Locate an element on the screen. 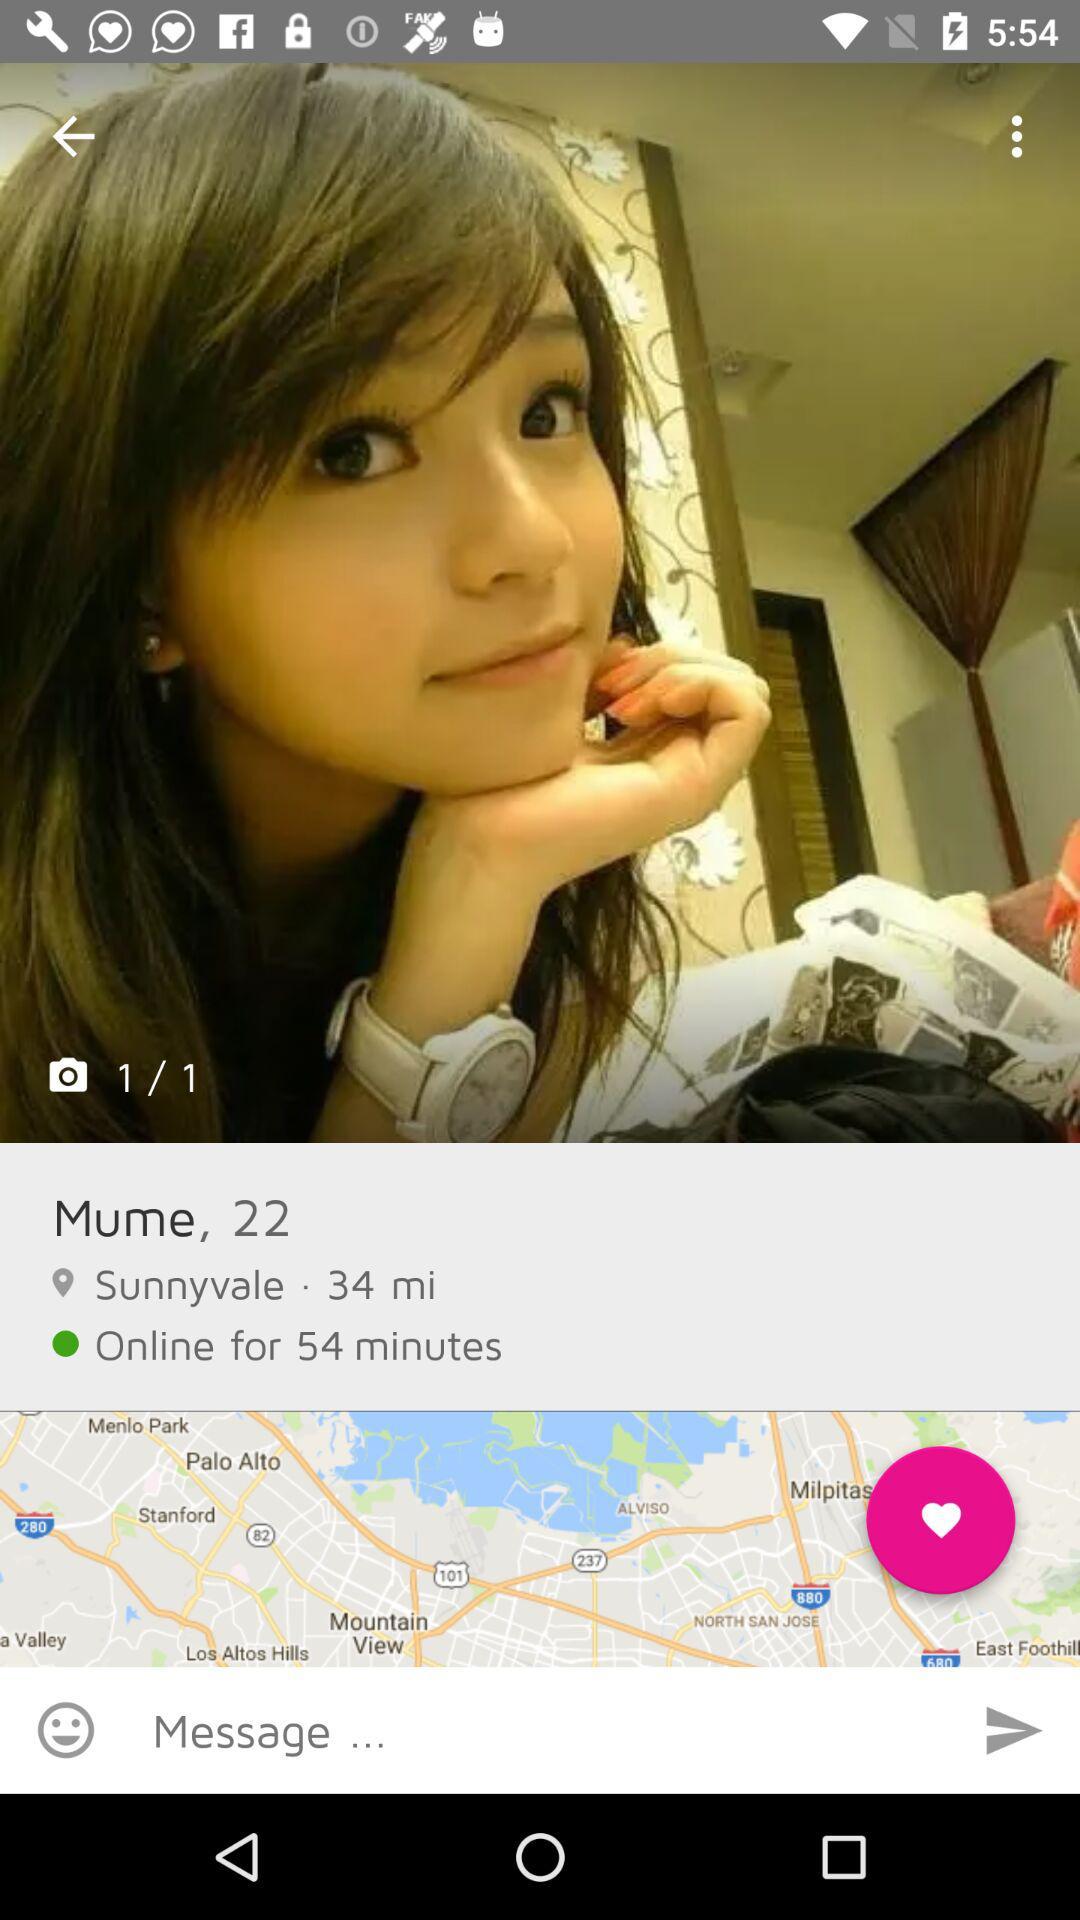  the emoji icon is located at coordinates (64, 1729).